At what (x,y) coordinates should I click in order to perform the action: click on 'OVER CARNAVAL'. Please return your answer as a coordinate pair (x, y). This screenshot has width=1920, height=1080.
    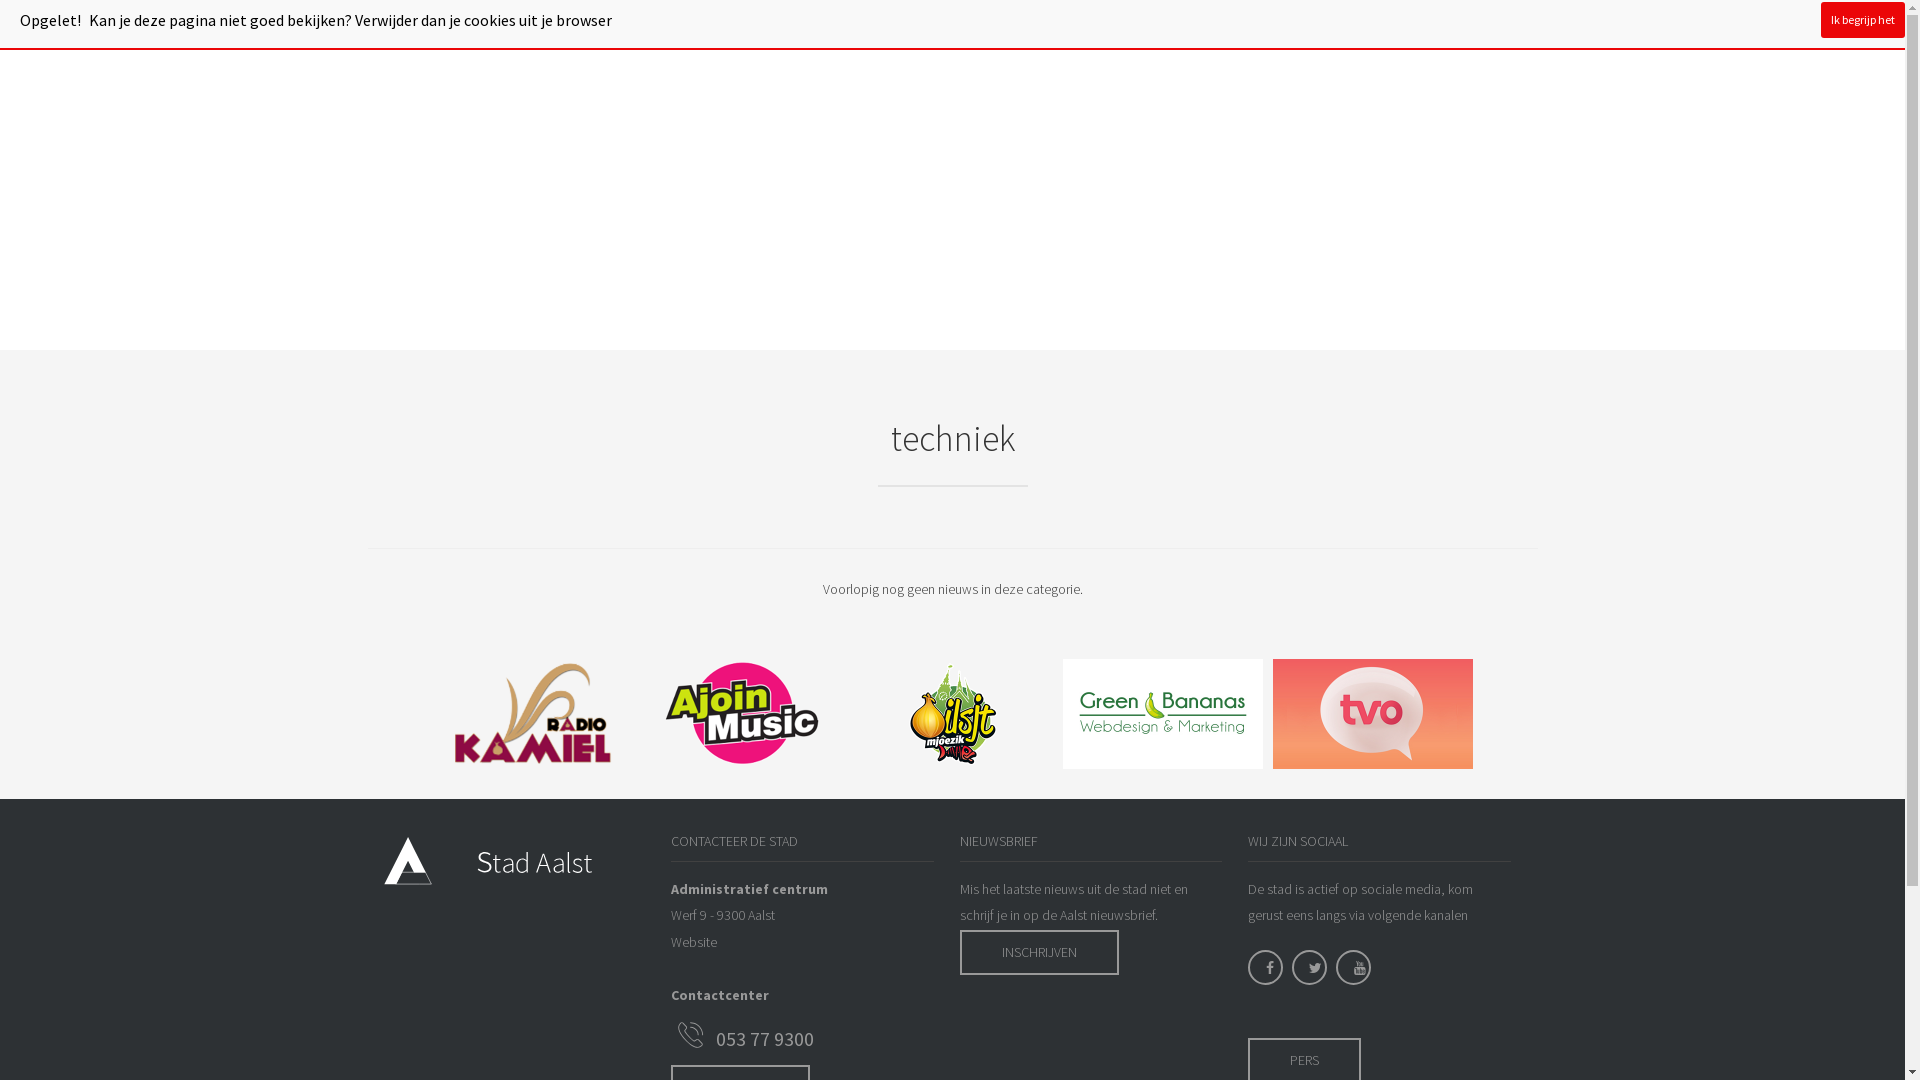
    Looking at the image, I should click on (1067, 25).